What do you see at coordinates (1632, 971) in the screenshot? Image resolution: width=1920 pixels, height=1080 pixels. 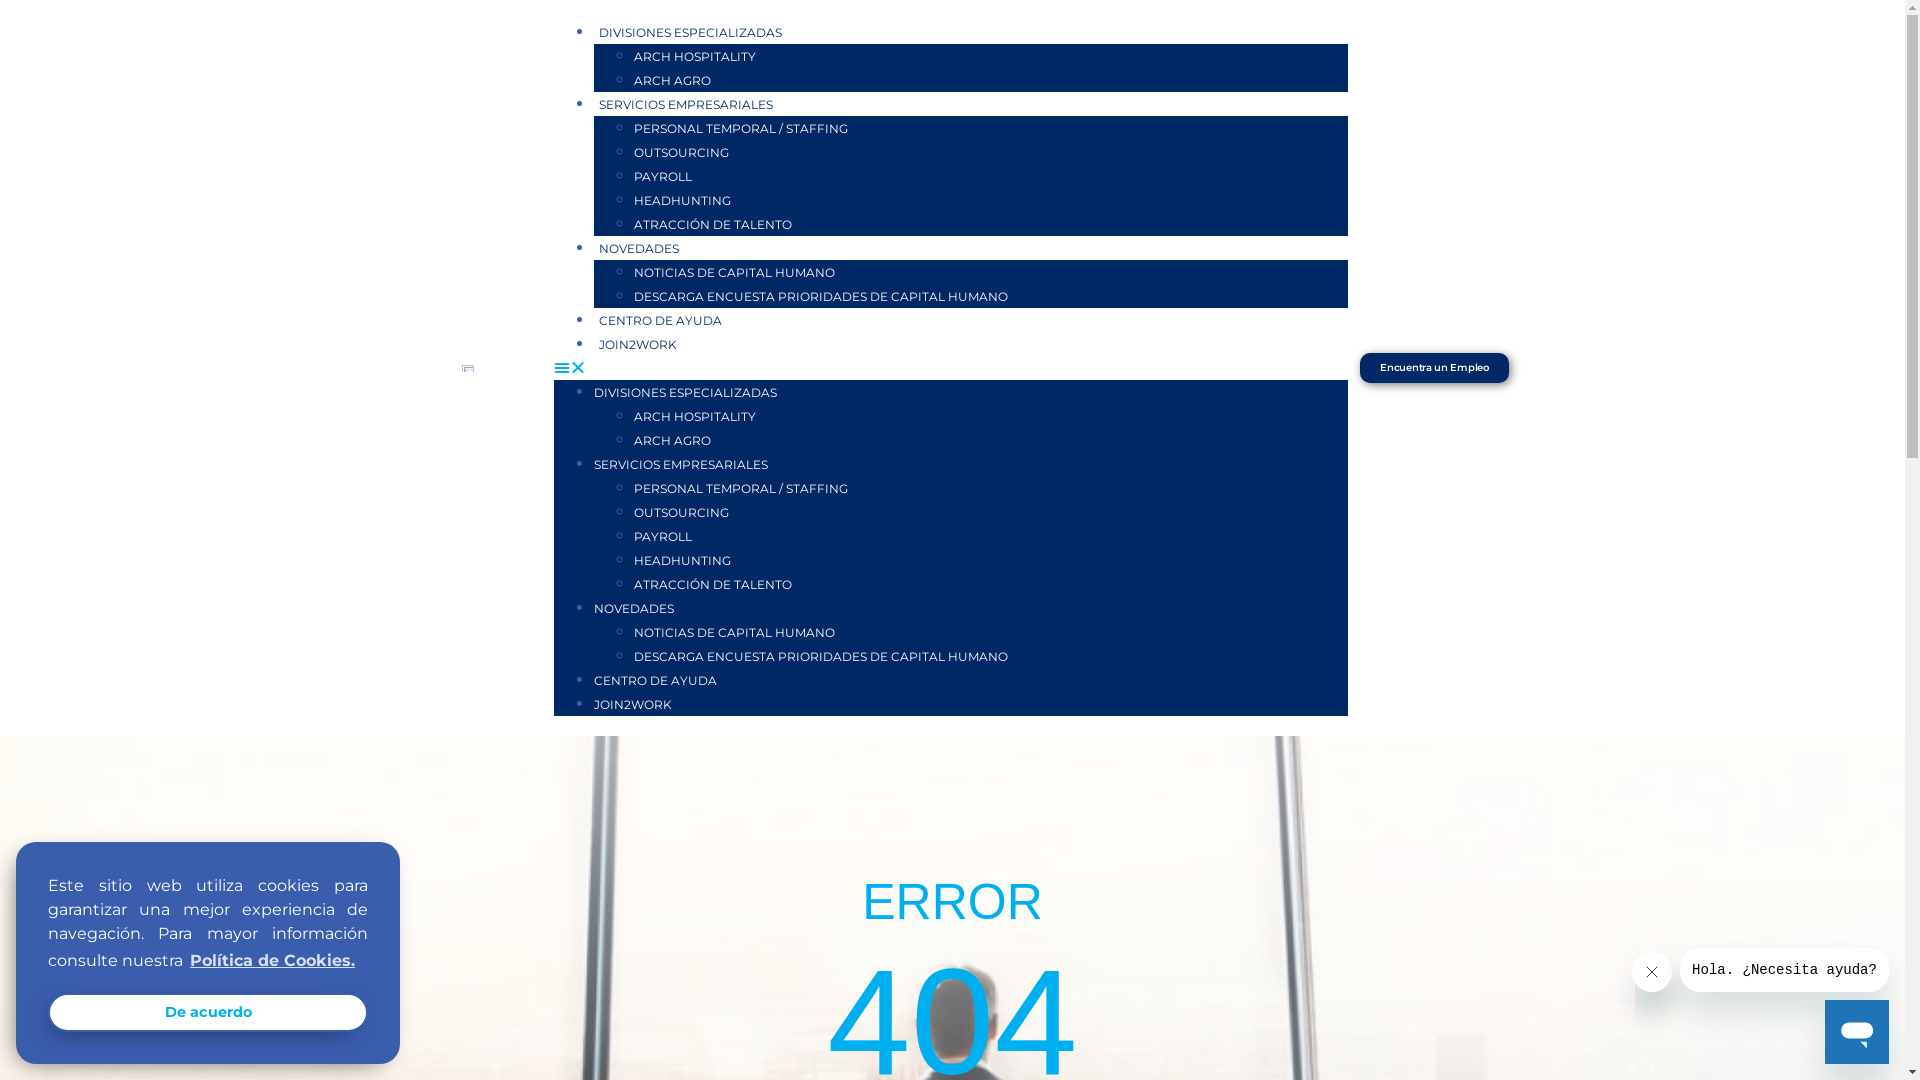 I see `'Close message'` at bounding box center [1632, 971].